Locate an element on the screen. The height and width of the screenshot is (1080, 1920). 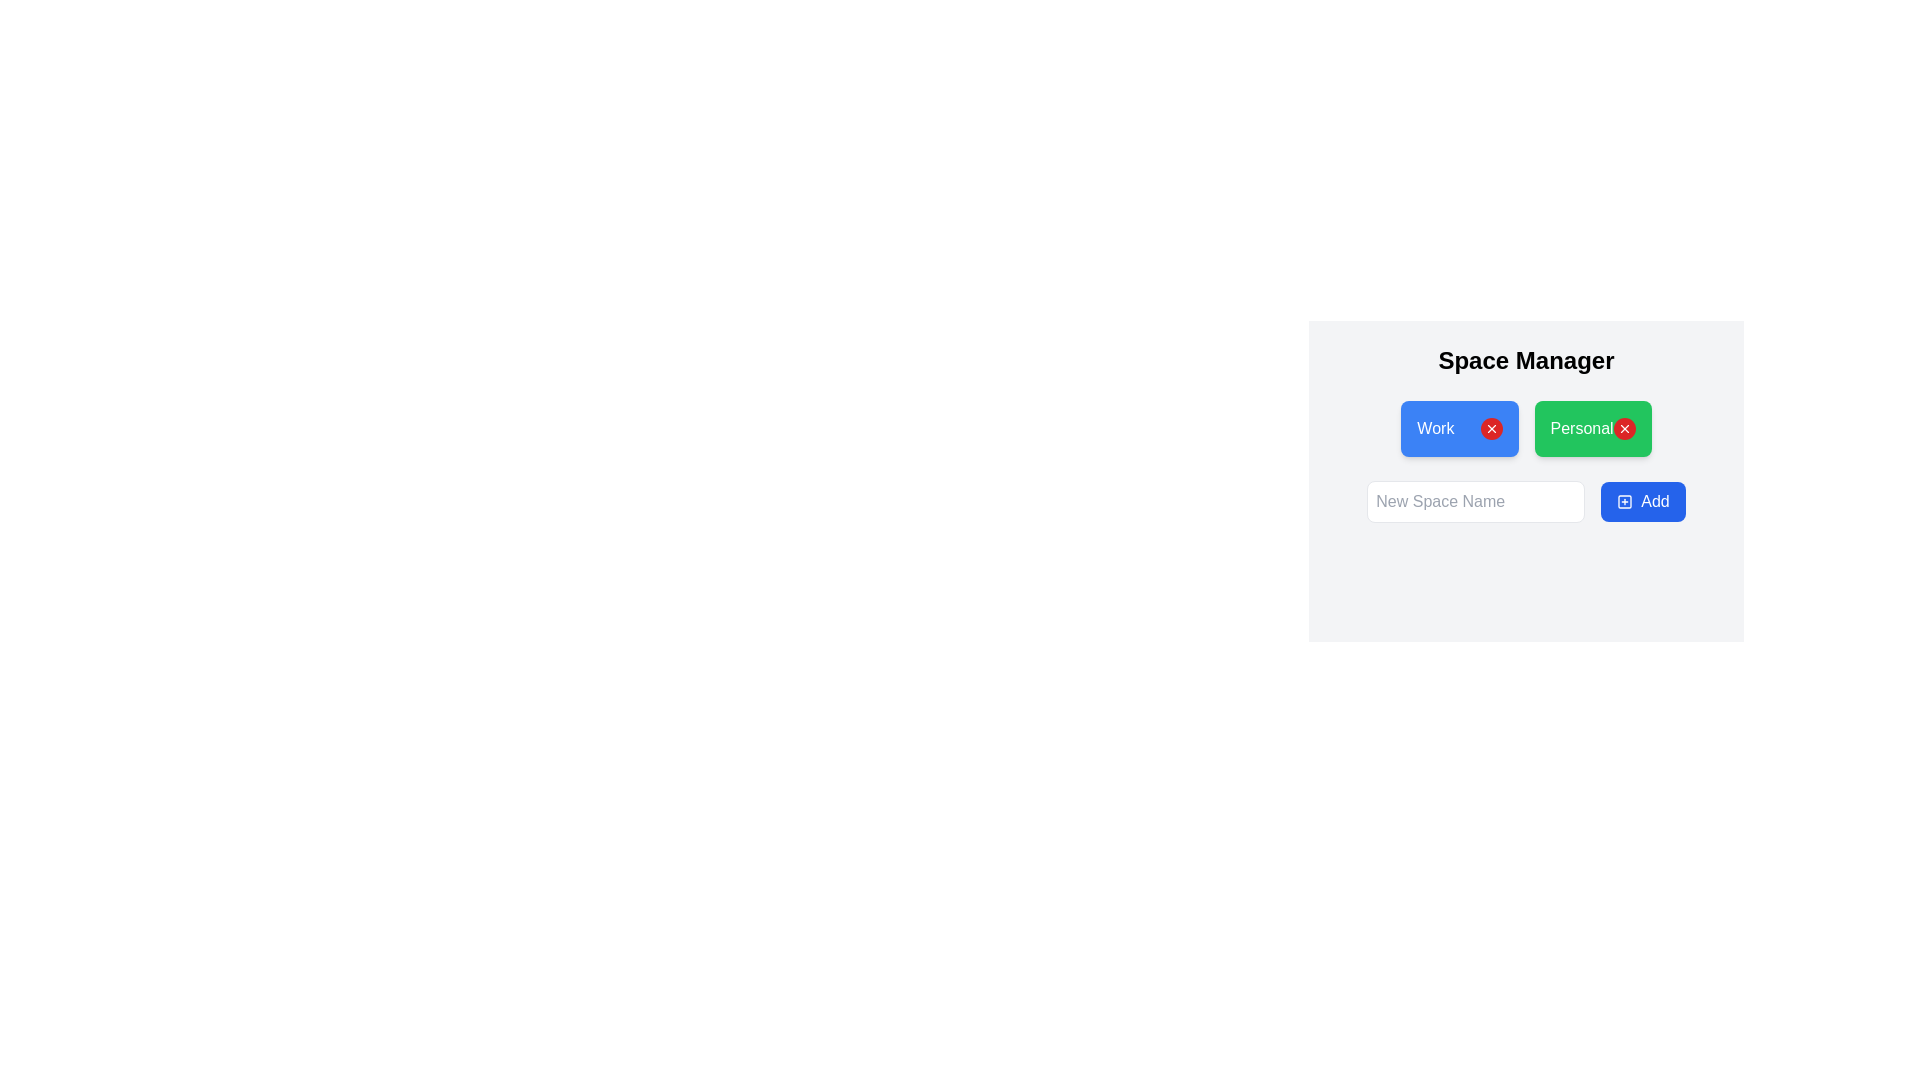
the delete or close button located in the top right corner of the green 'Personal' button is located at coordinates (1491, 427).